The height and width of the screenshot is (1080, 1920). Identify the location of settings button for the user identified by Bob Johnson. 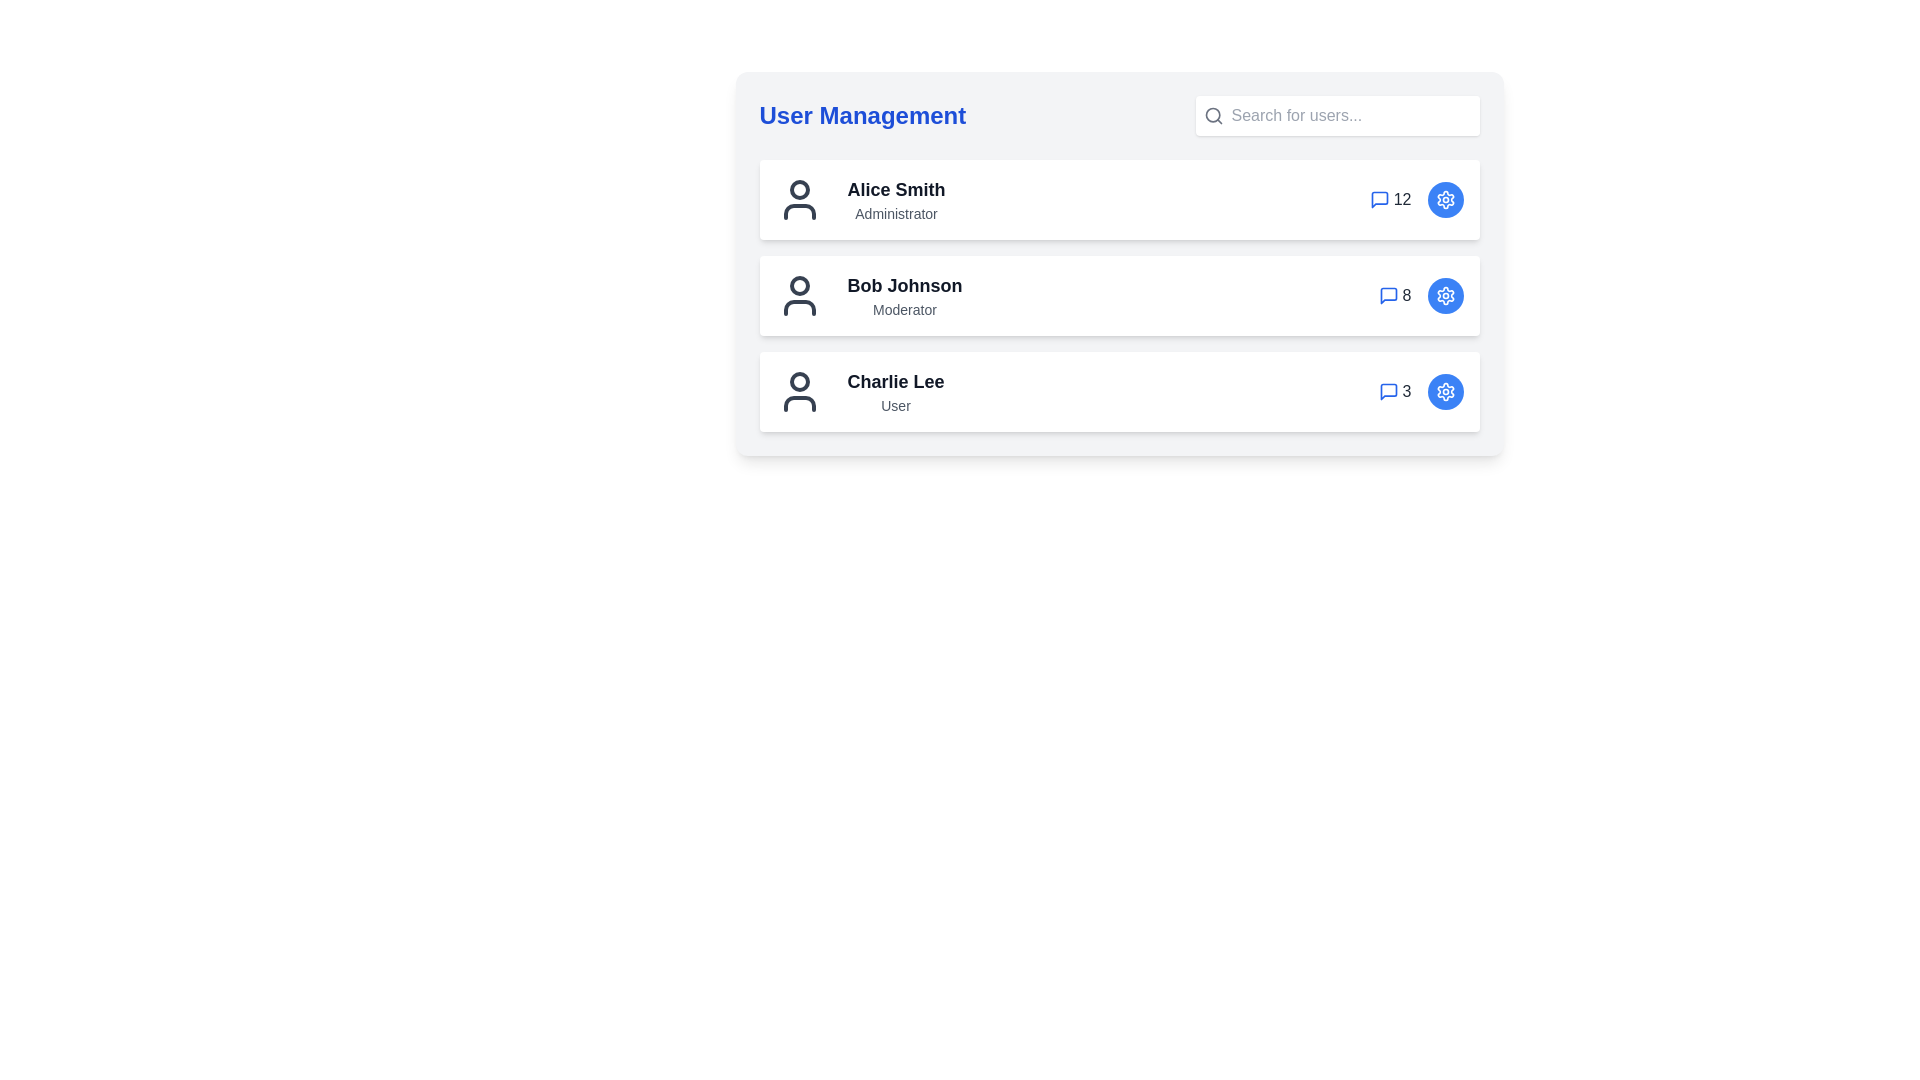
(1445, 296).